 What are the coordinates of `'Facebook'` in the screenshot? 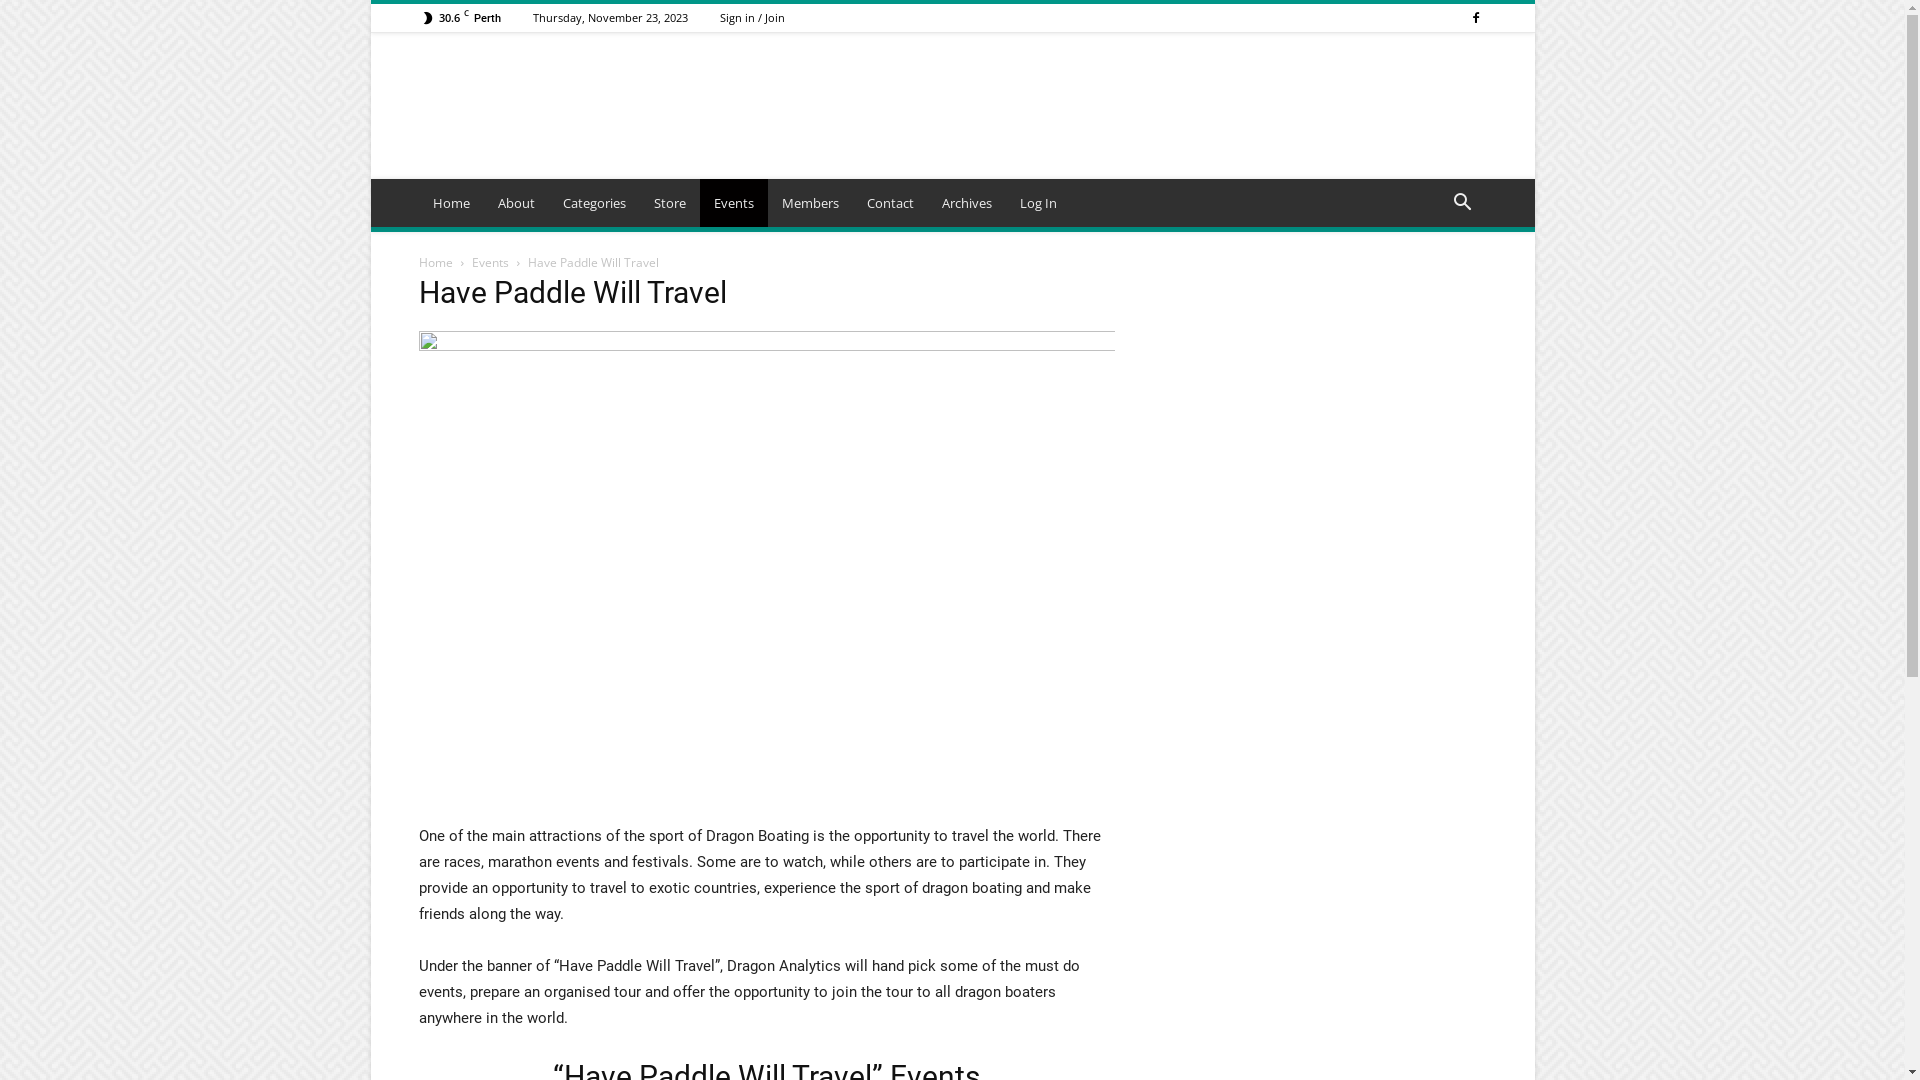 It's located at (1474, 17).